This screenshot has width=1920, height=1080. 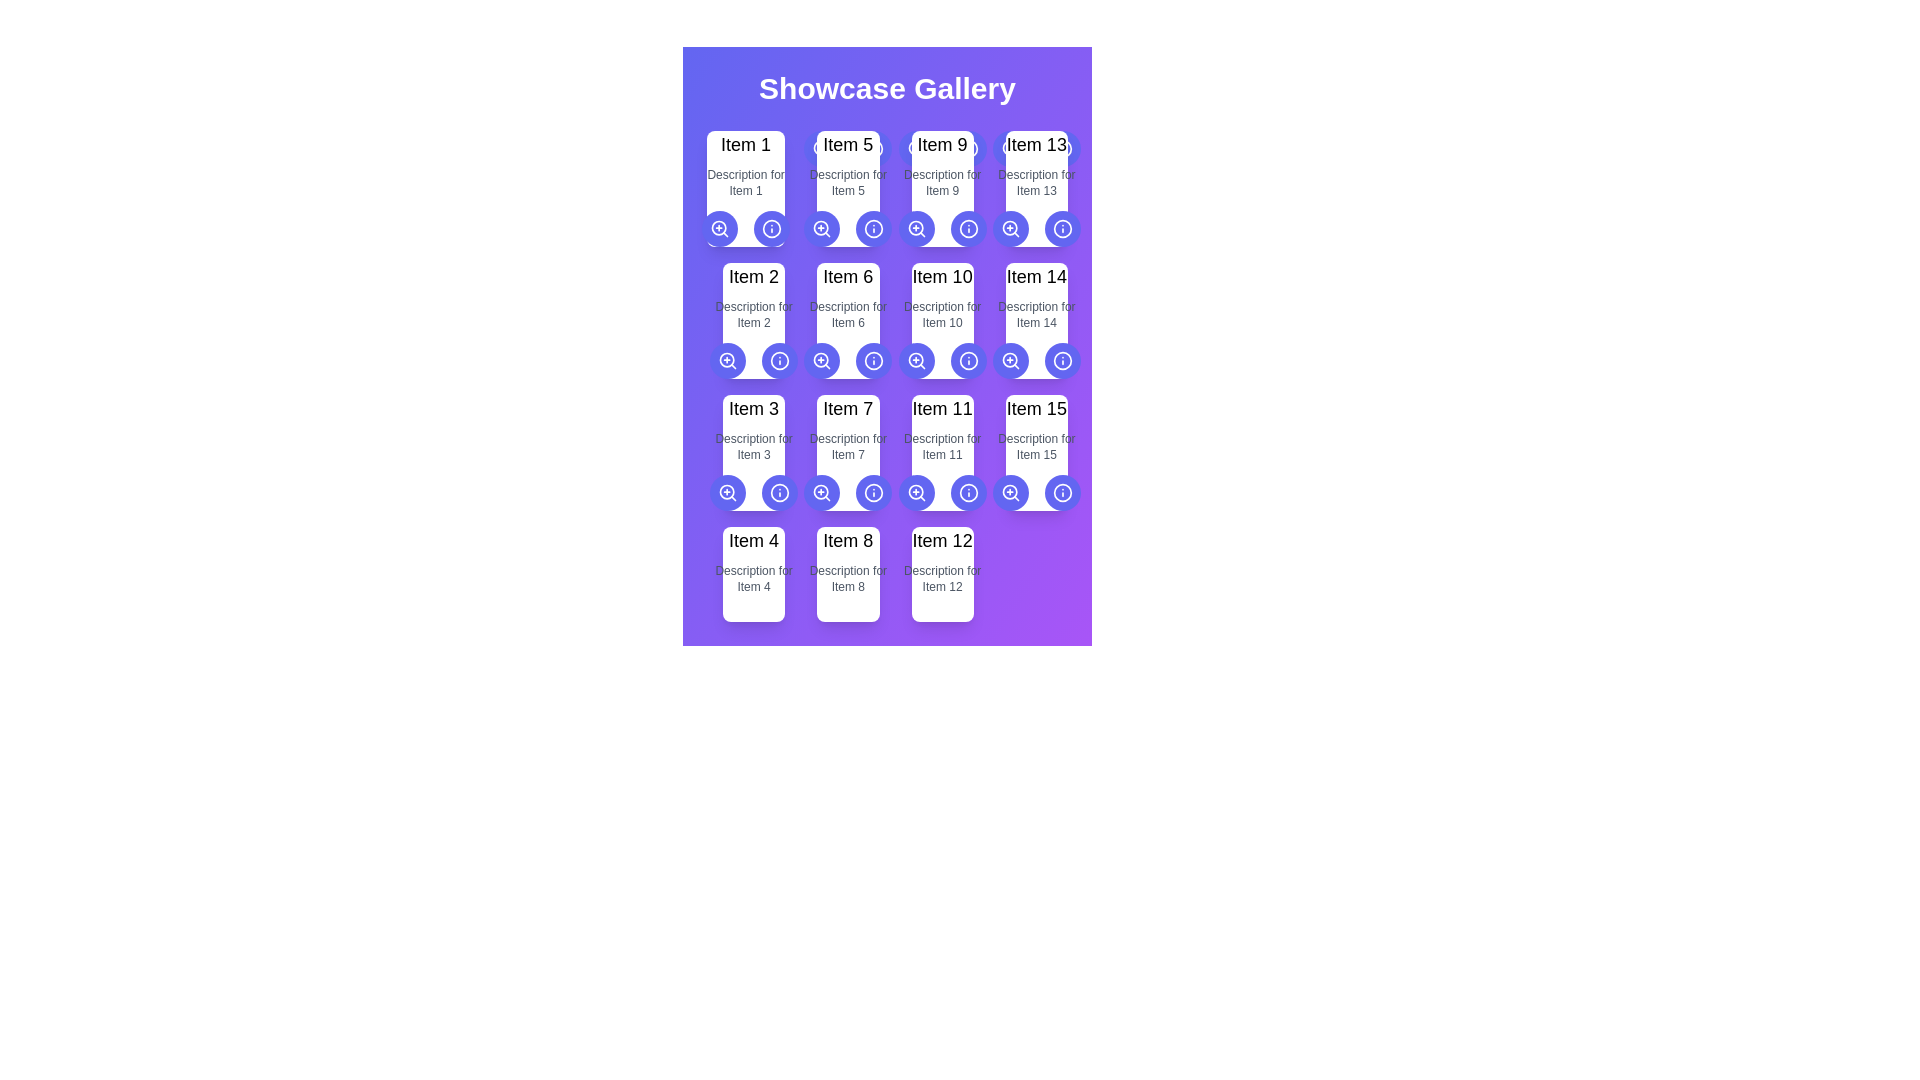 What do you see at coordinates (821, 492) in the screenshot?
I see `the circular graphic icon that is part of a compound vector icon, located beneath the card labeled 'Item 7' in the lower third of the interface` at bounding box center [821, 492].